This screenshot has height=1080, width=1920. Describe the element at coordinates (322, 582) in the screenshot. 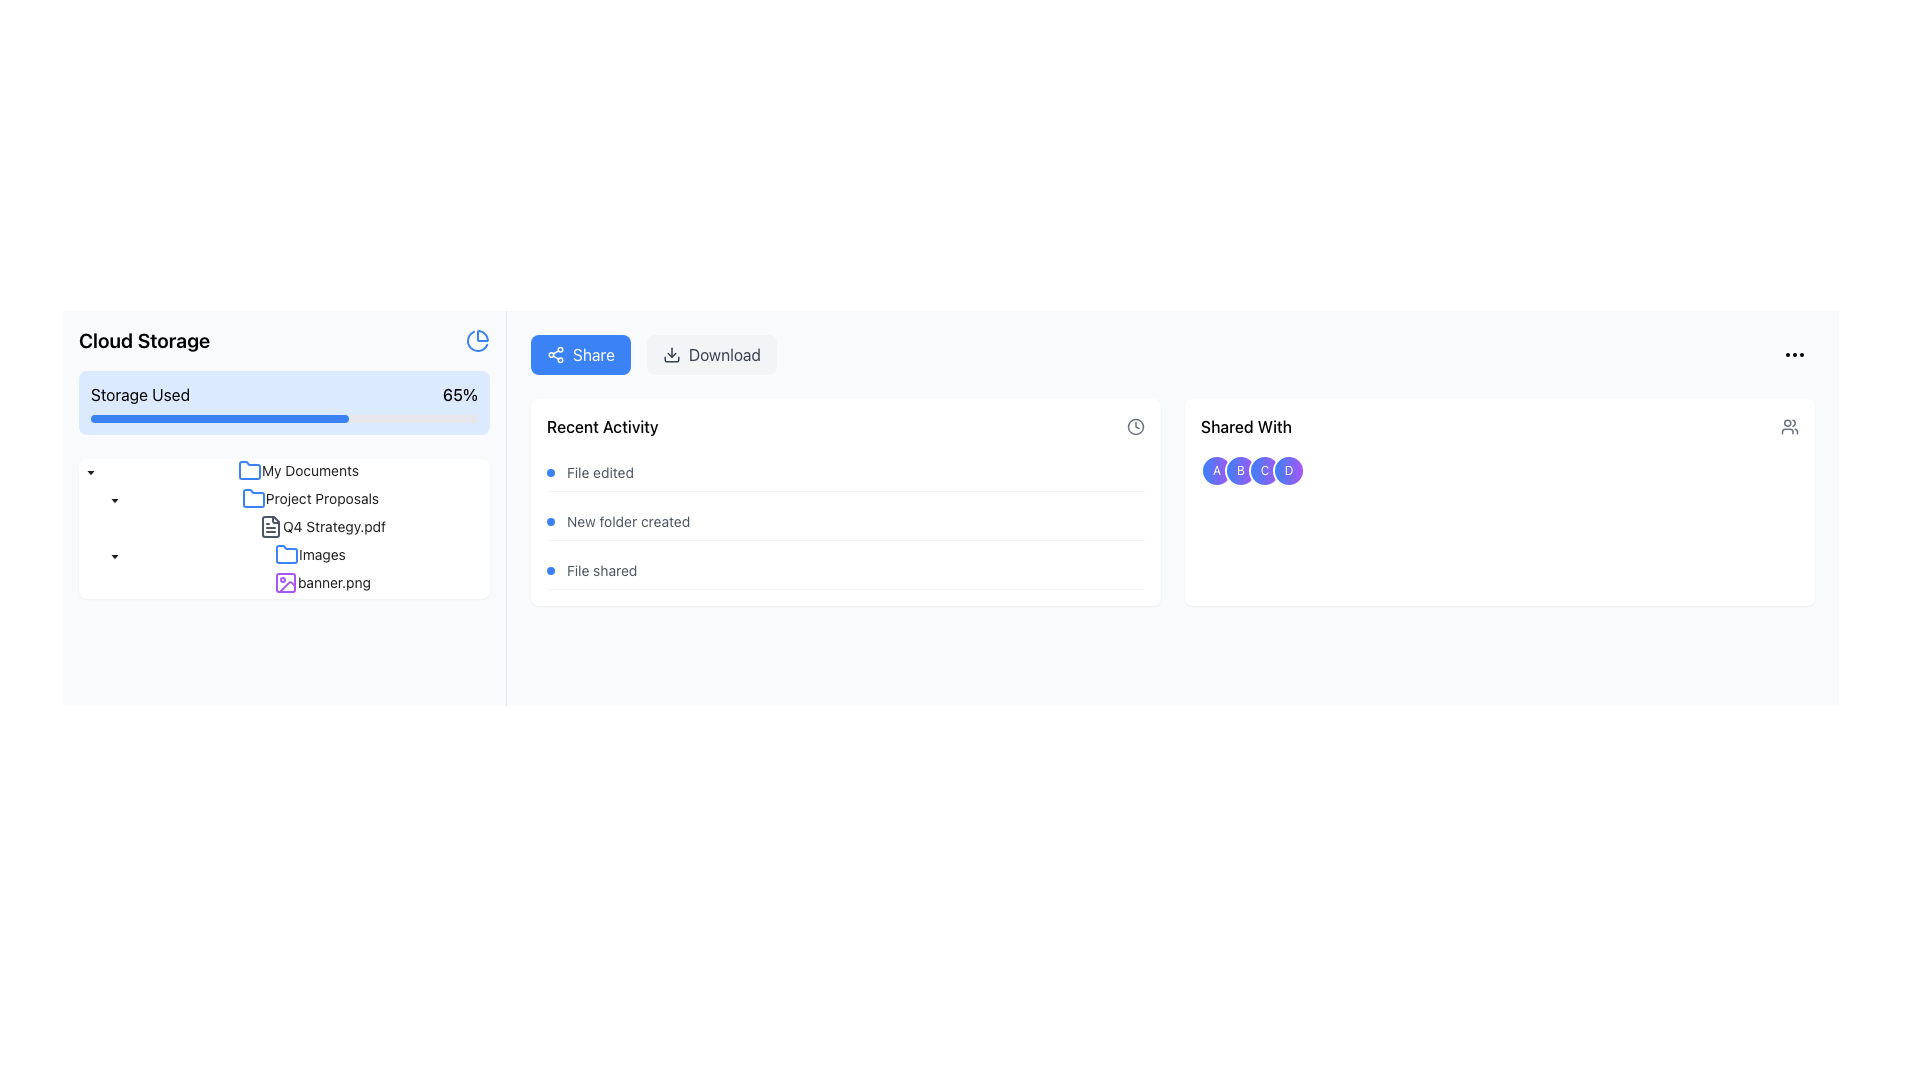

I see `the file node labeled 'banner.png' from the Images folder` at that location.